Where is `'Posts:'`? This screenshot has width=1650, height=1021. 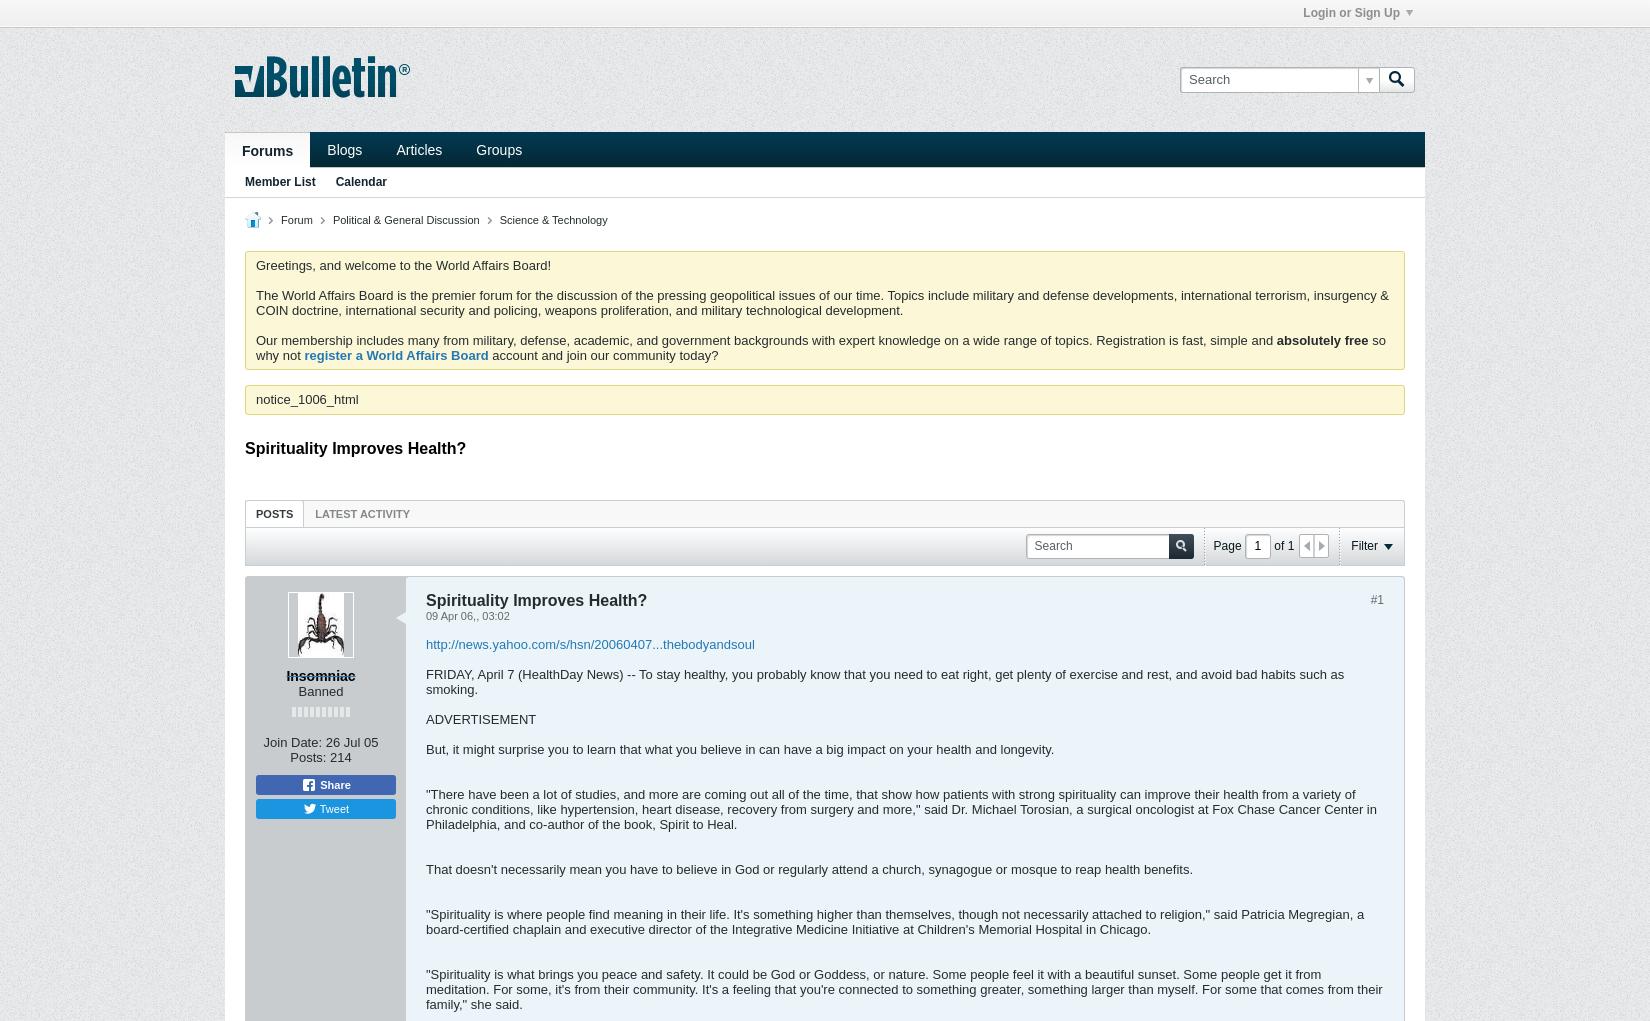
'Posts:' is located at coordinates (308, 756).